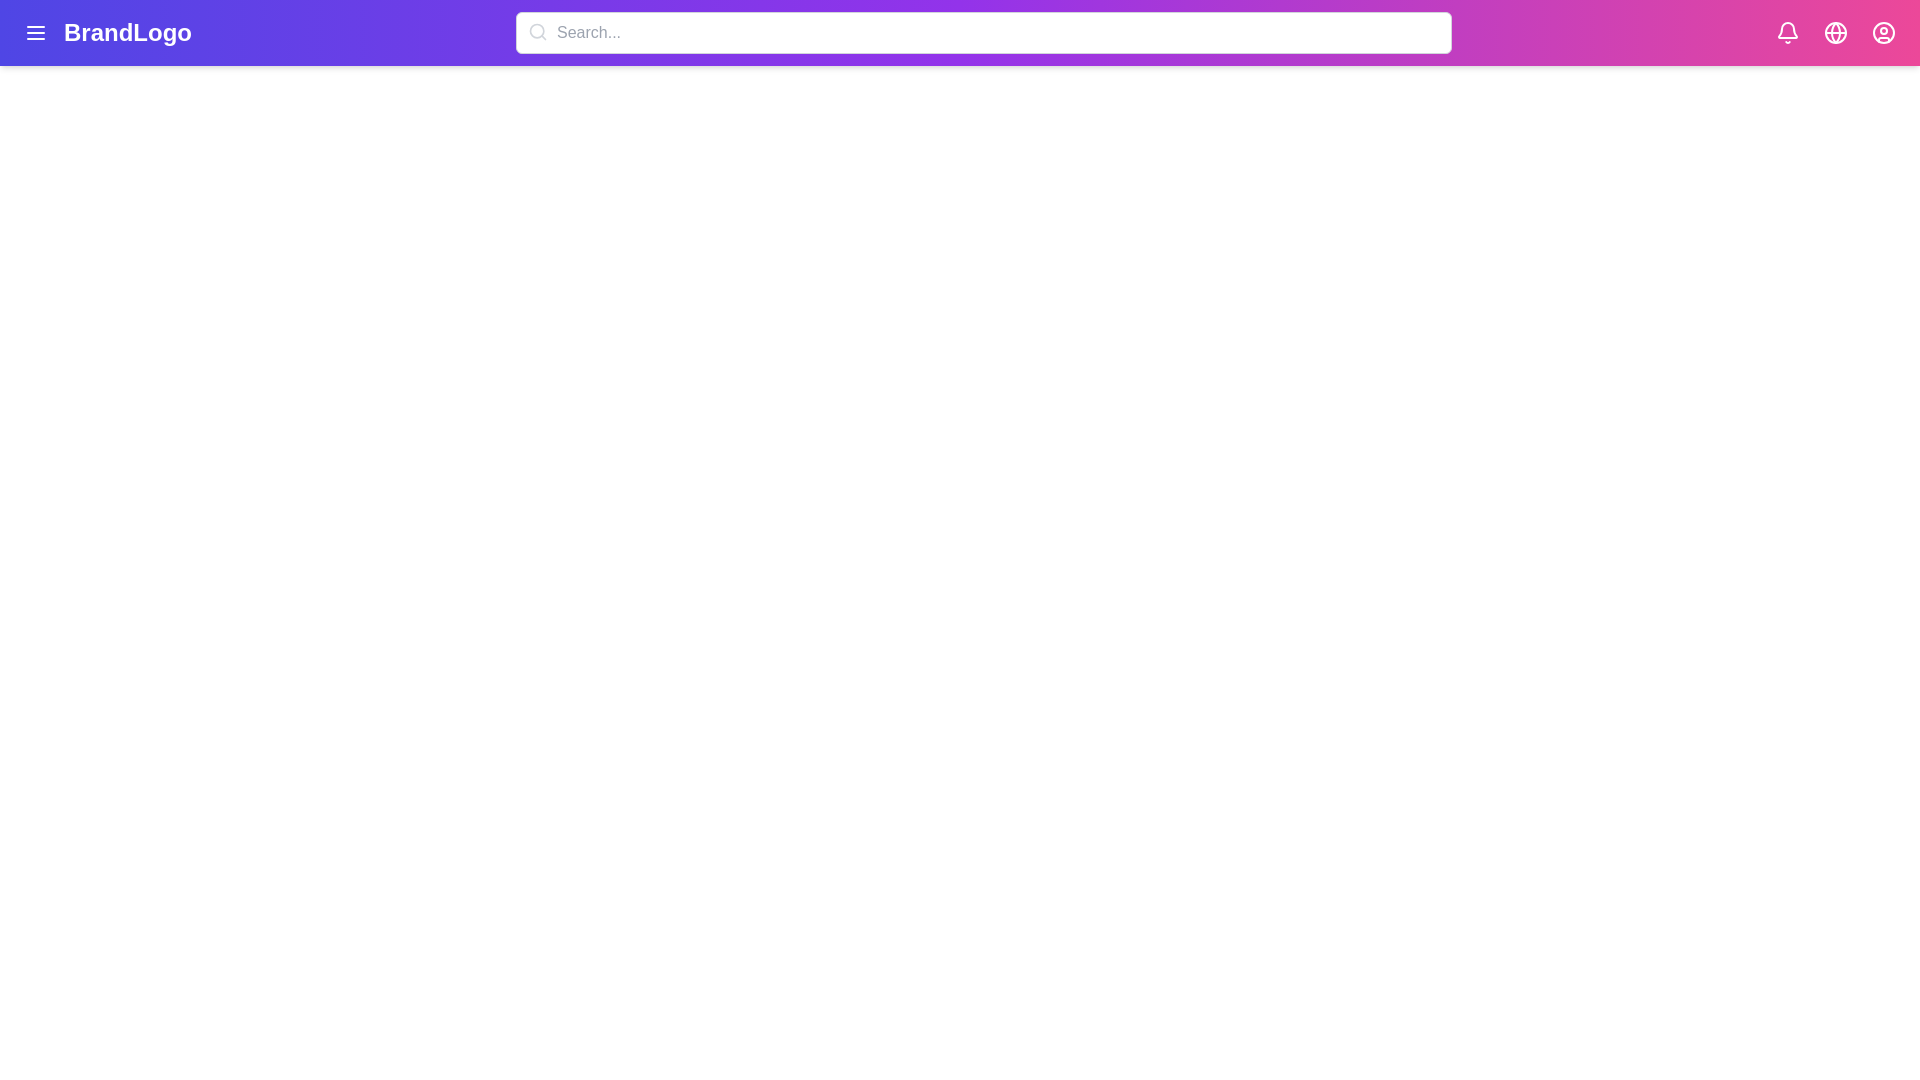 Image resolution: width=1920 pixels, height=1080 pixels. I want to click on the branding composite element, which combines a logo and a supplementary icon, so click(106, 33).